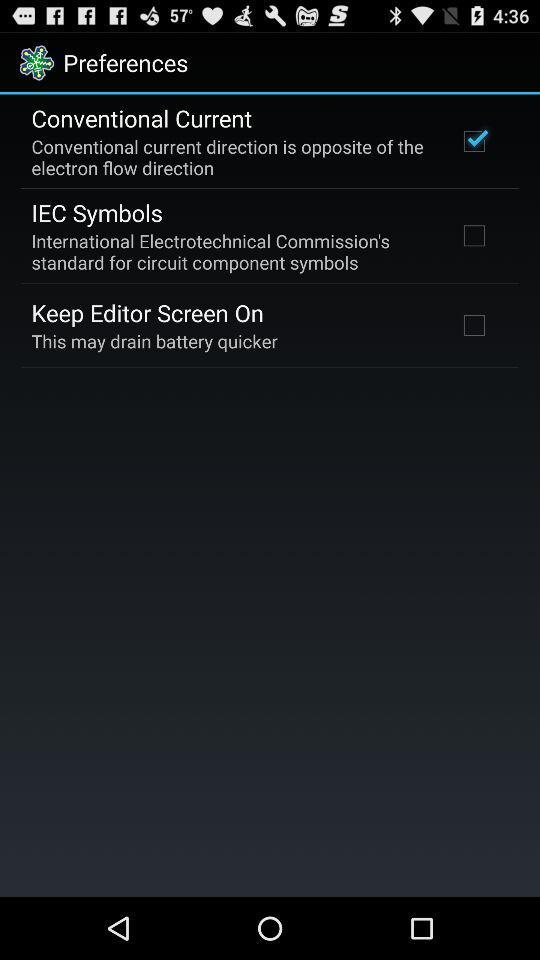 This screenshot has height=960, width=540. I want to click on icon below conventional current direction, so click(96, 212).